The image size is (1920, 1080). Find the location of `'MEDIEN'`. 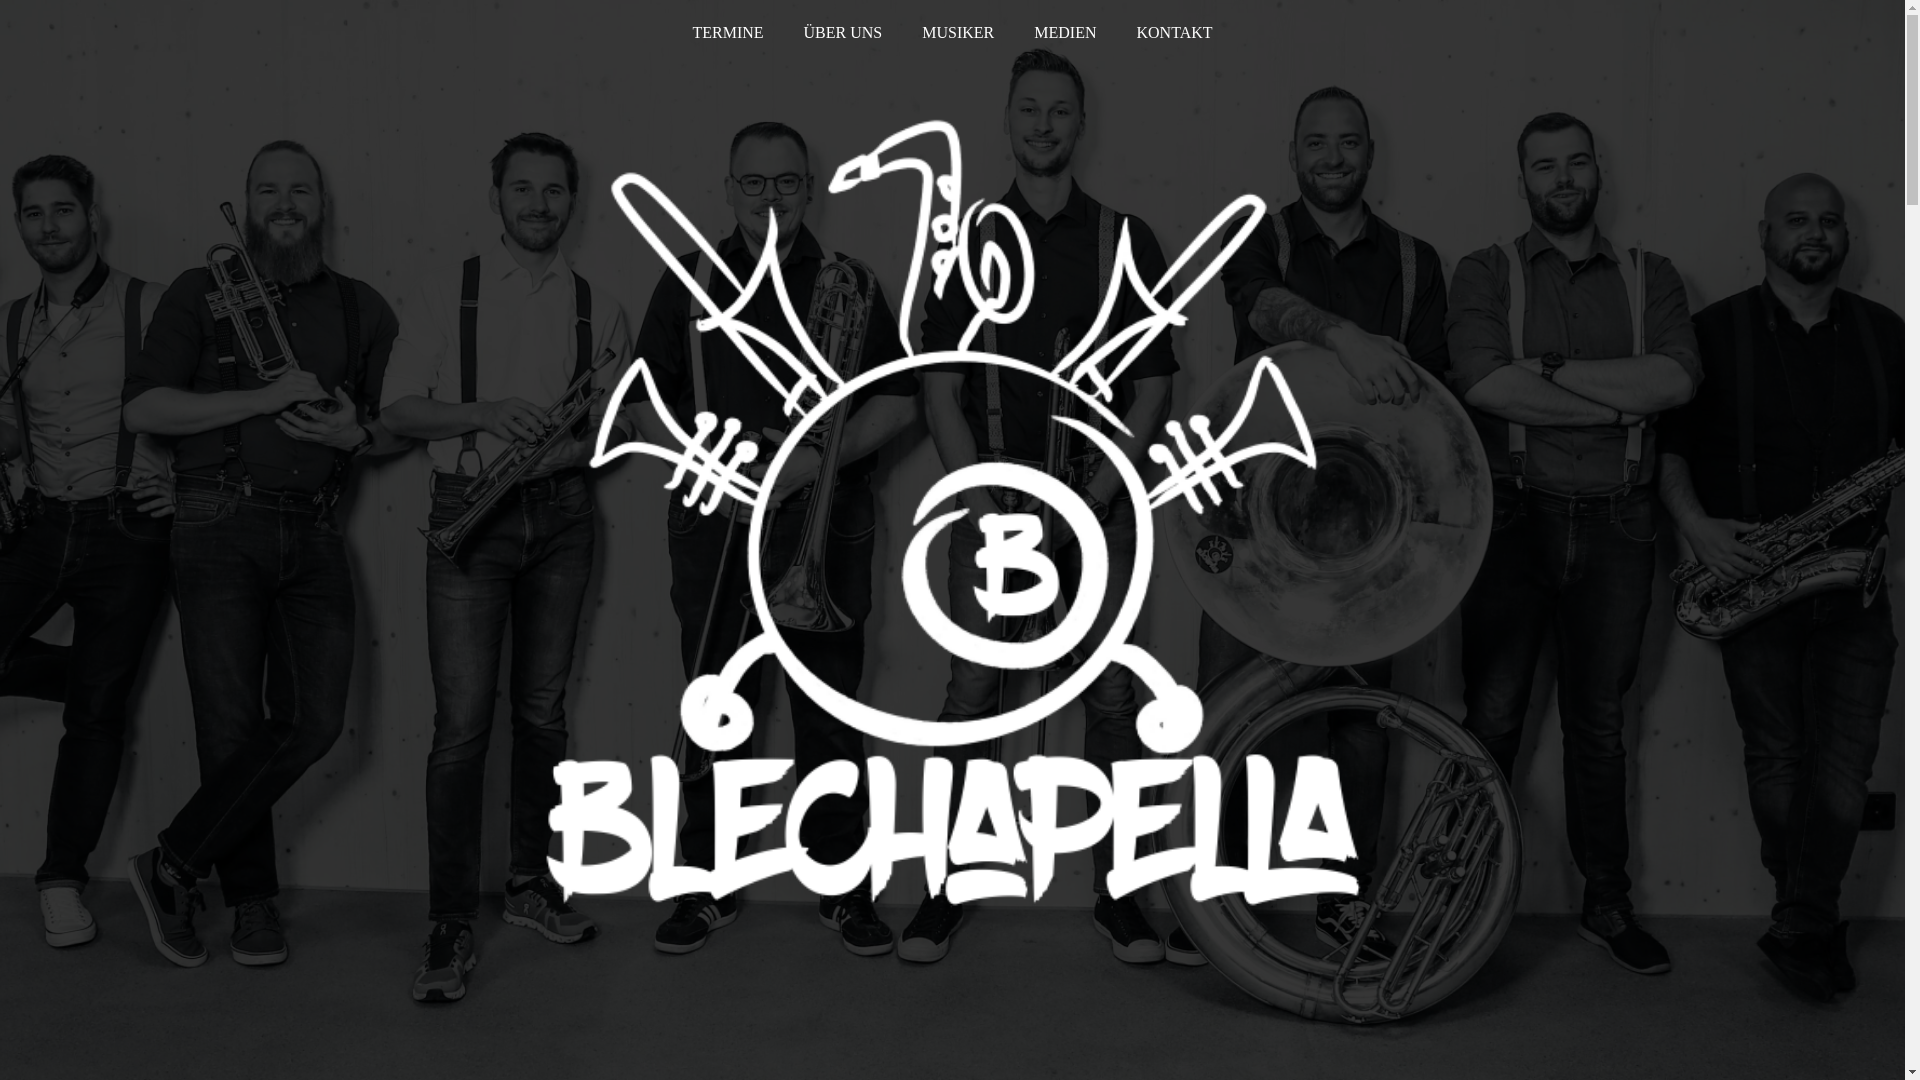

'MEDIEN' is located at coordinates (1064, 33).